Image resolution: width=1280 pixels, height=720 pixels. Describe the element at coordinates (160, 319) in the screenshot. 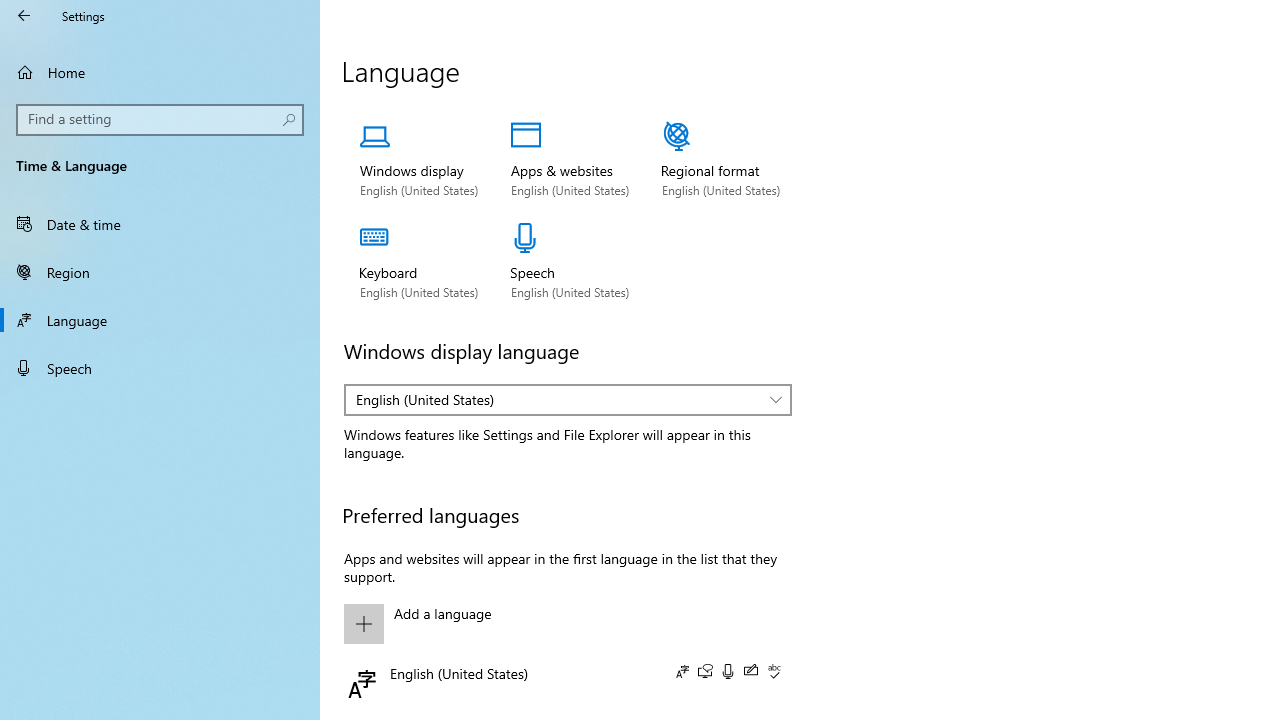

I see `'Language'` at that location.